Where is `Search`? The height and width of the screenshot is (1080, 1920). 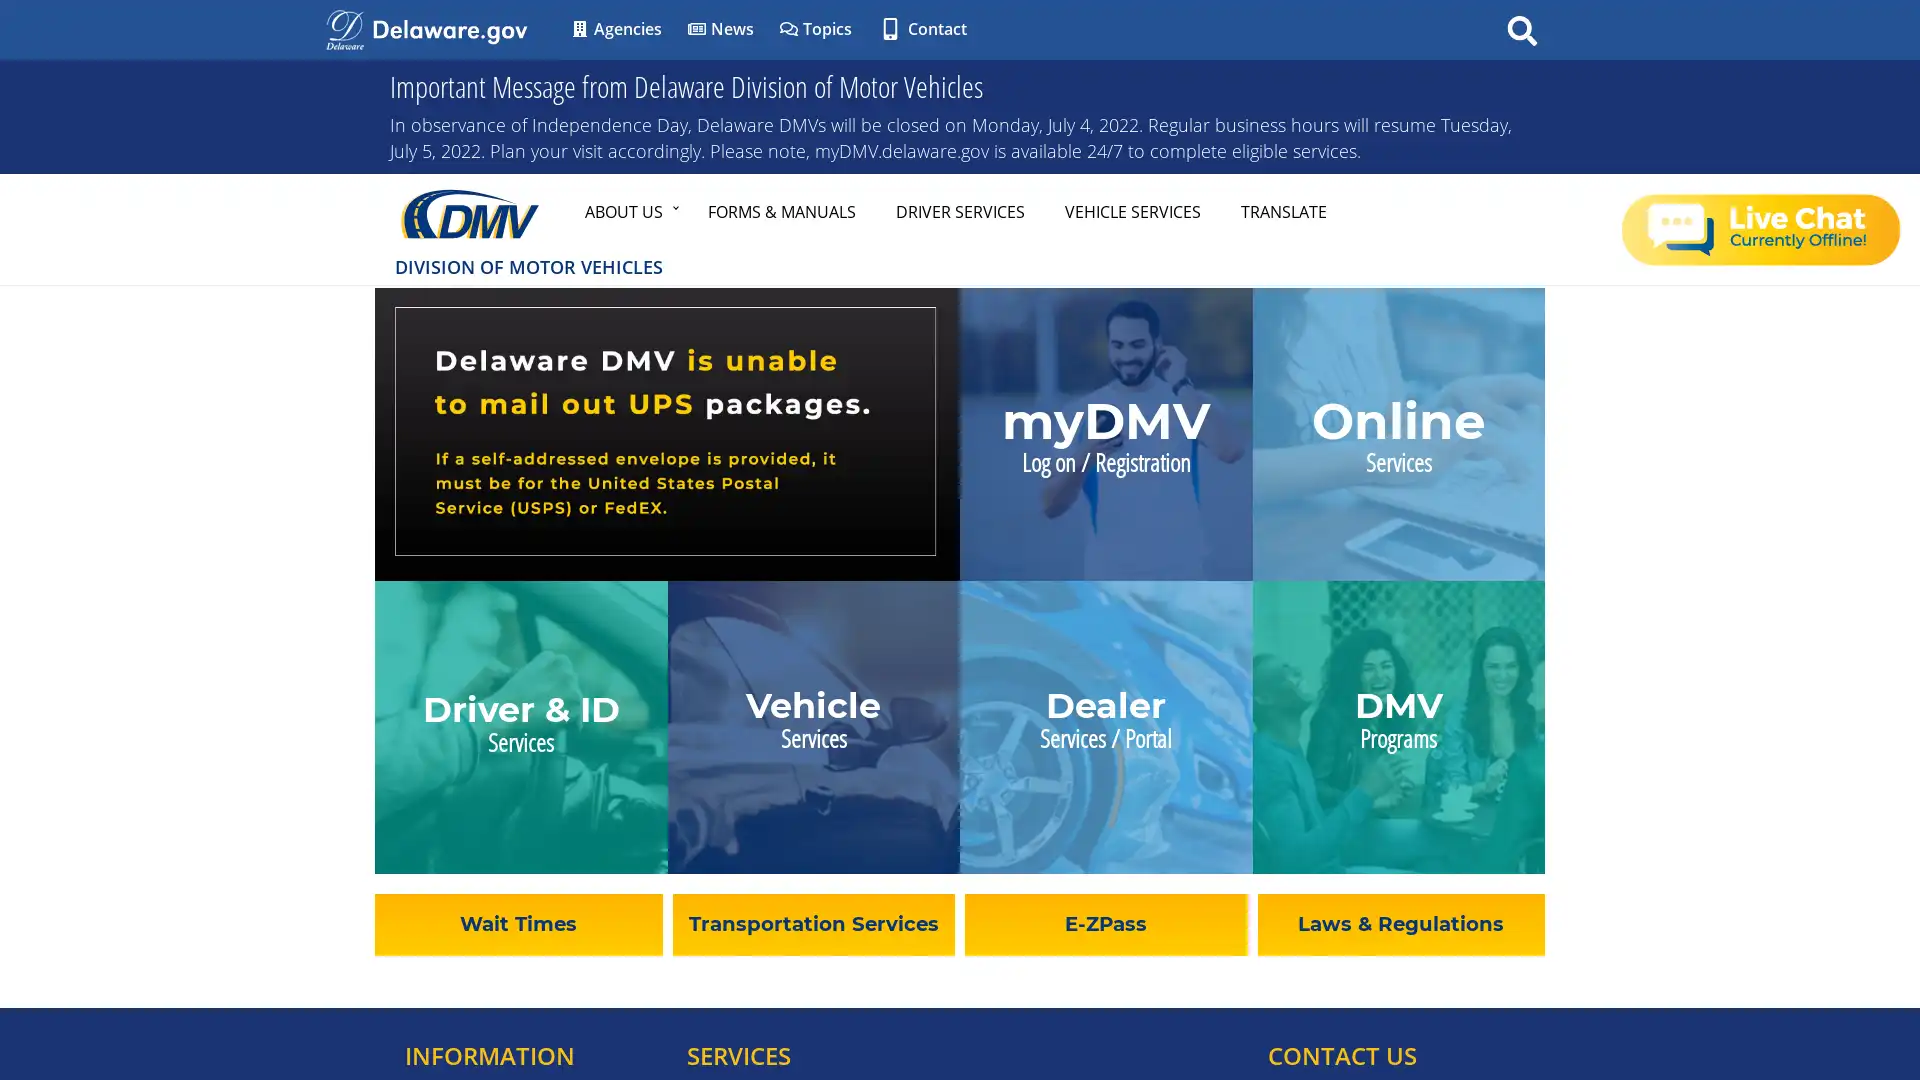
Search is located at coordinates (1521, 29).